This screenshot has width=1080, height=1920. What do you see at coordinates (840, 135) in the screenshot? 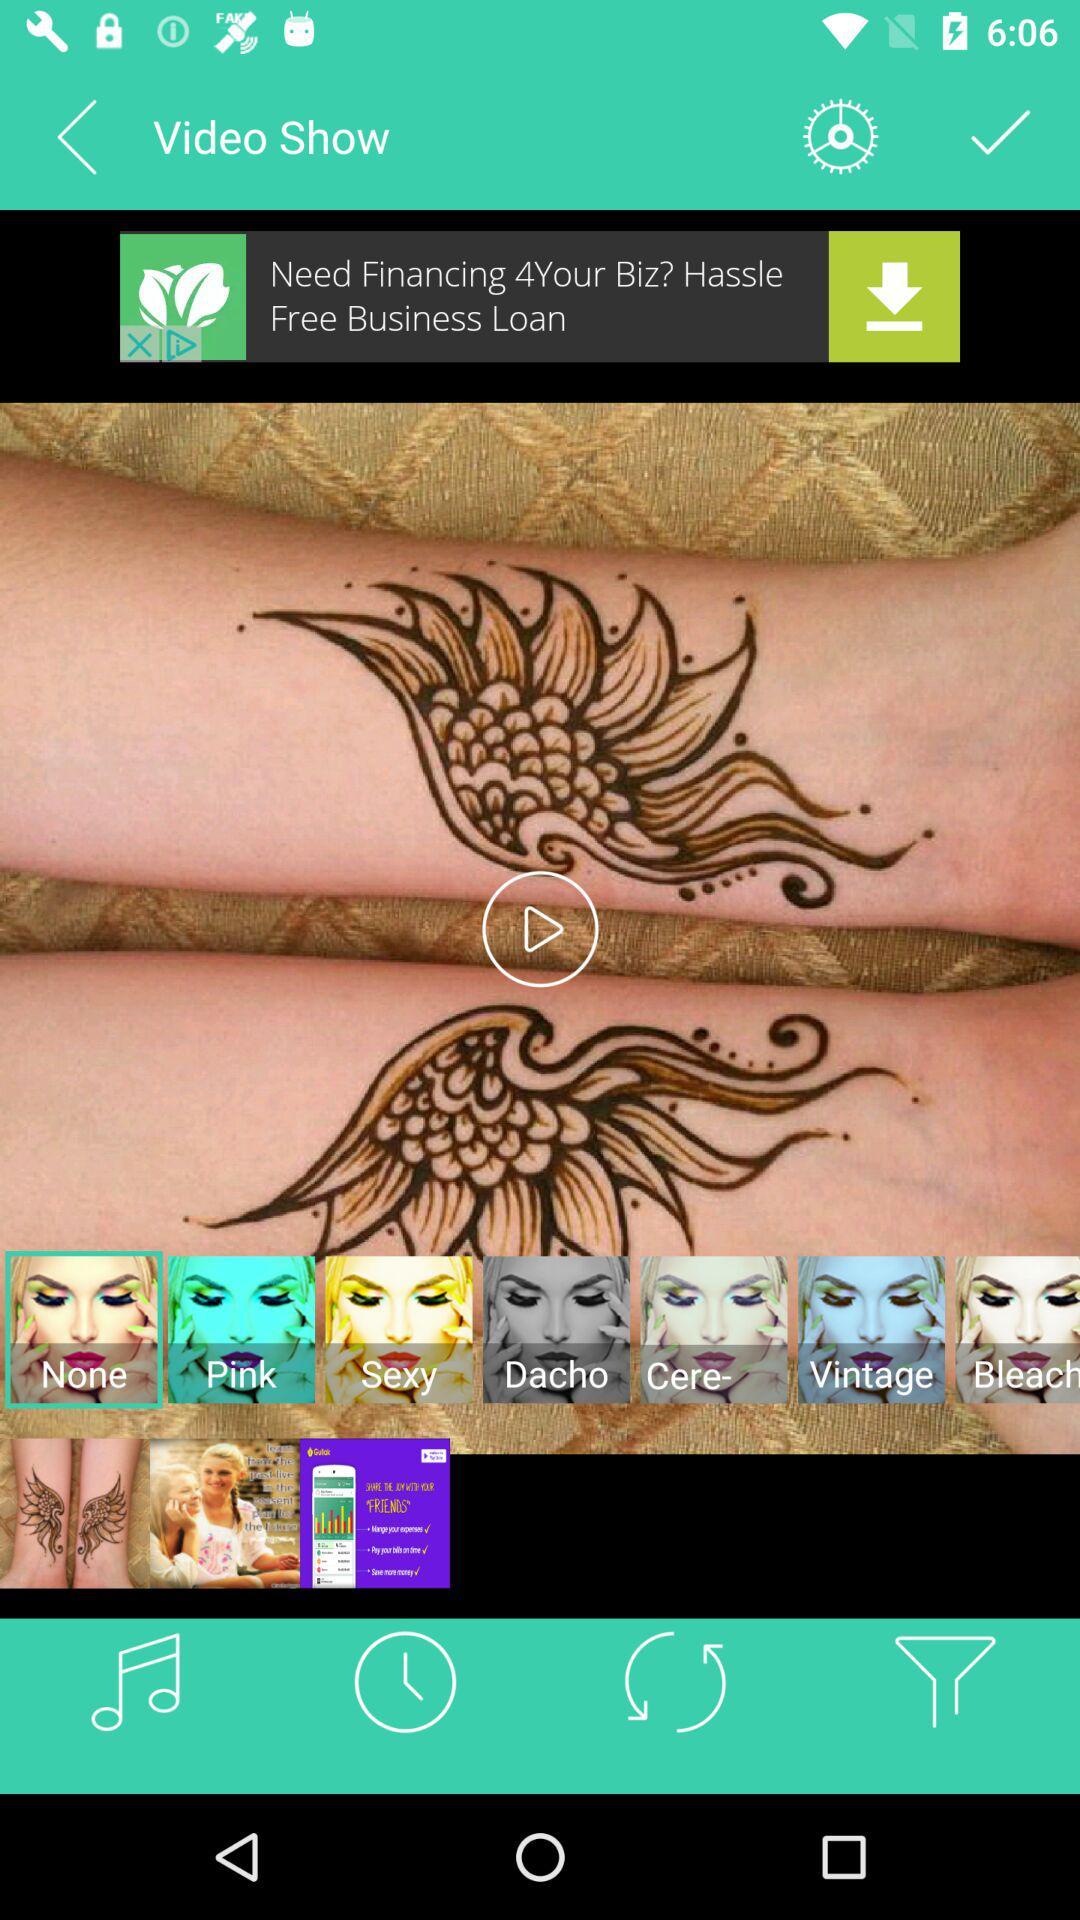
I see `the settings icon` at bounding box center [840, 135].